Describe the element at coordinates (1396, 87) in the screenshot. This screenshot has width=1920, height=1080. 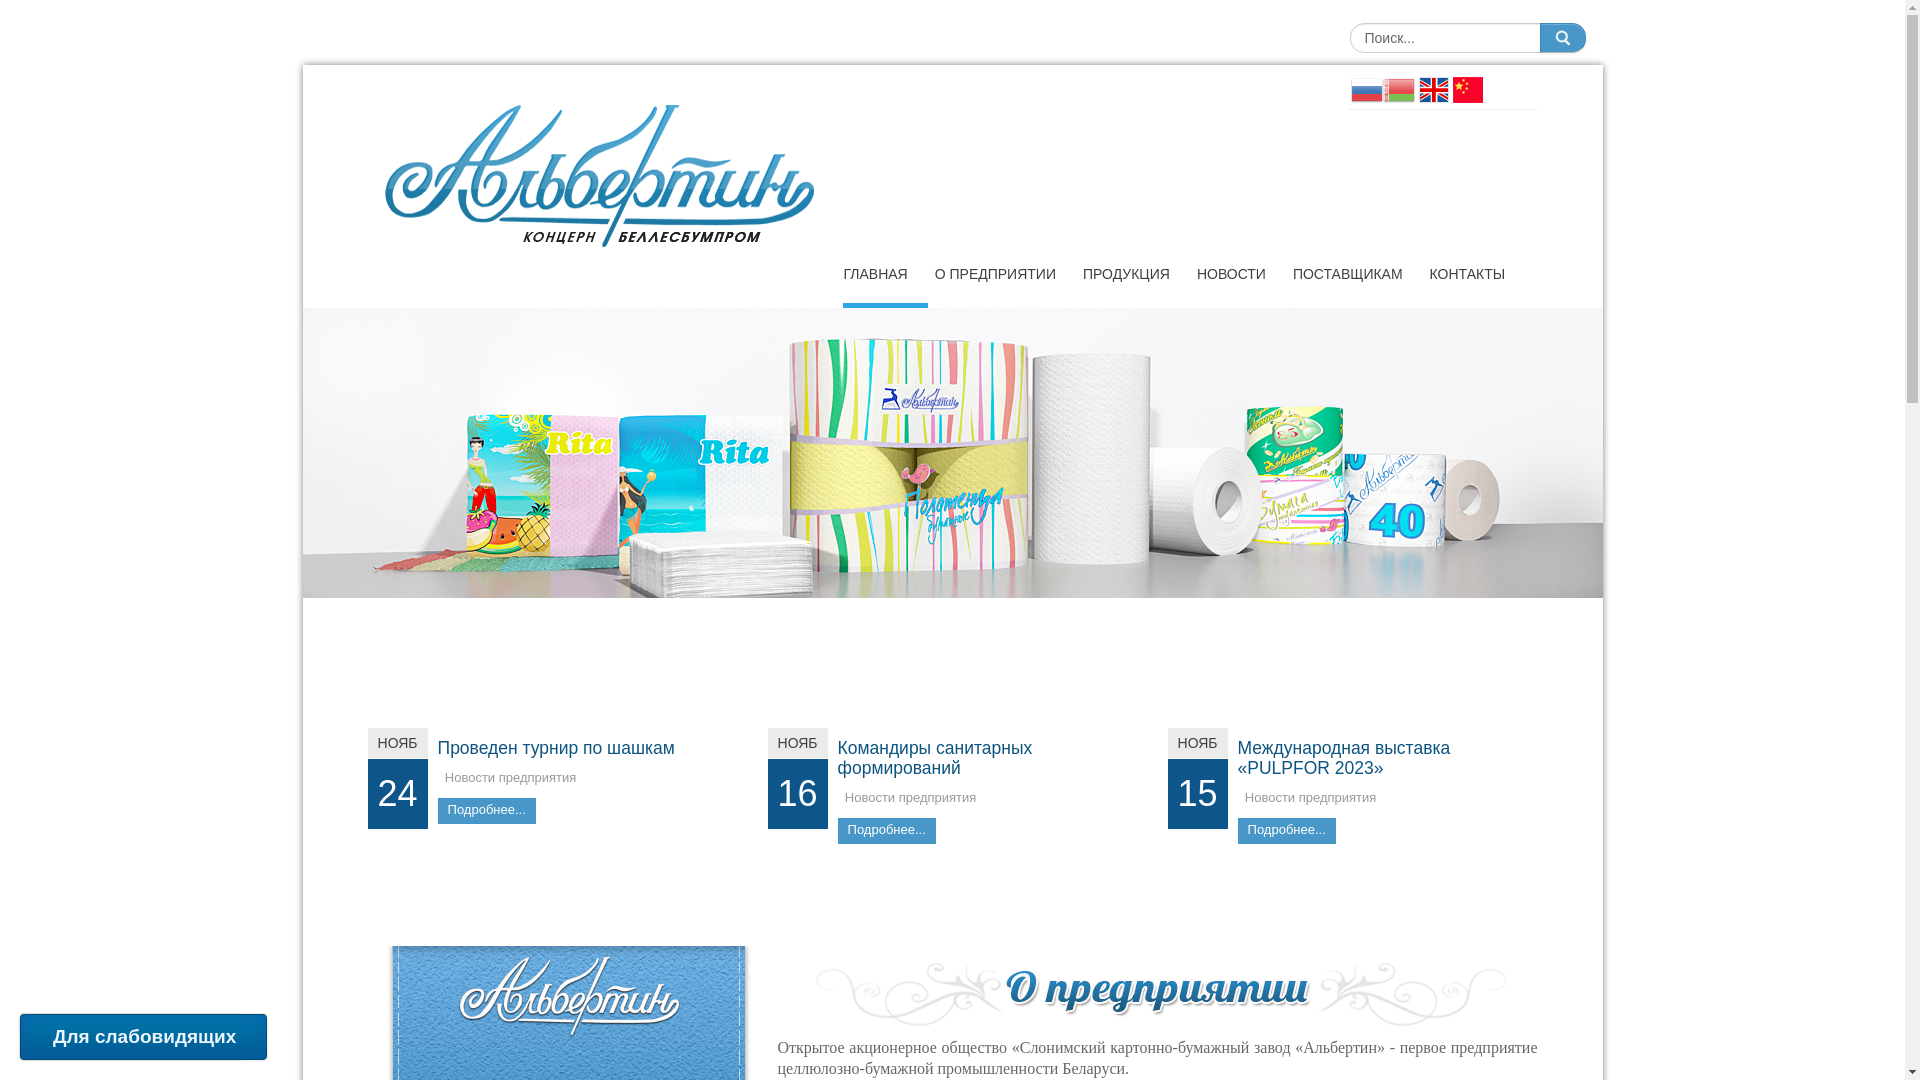
I see `'Belarusian'` at that location.